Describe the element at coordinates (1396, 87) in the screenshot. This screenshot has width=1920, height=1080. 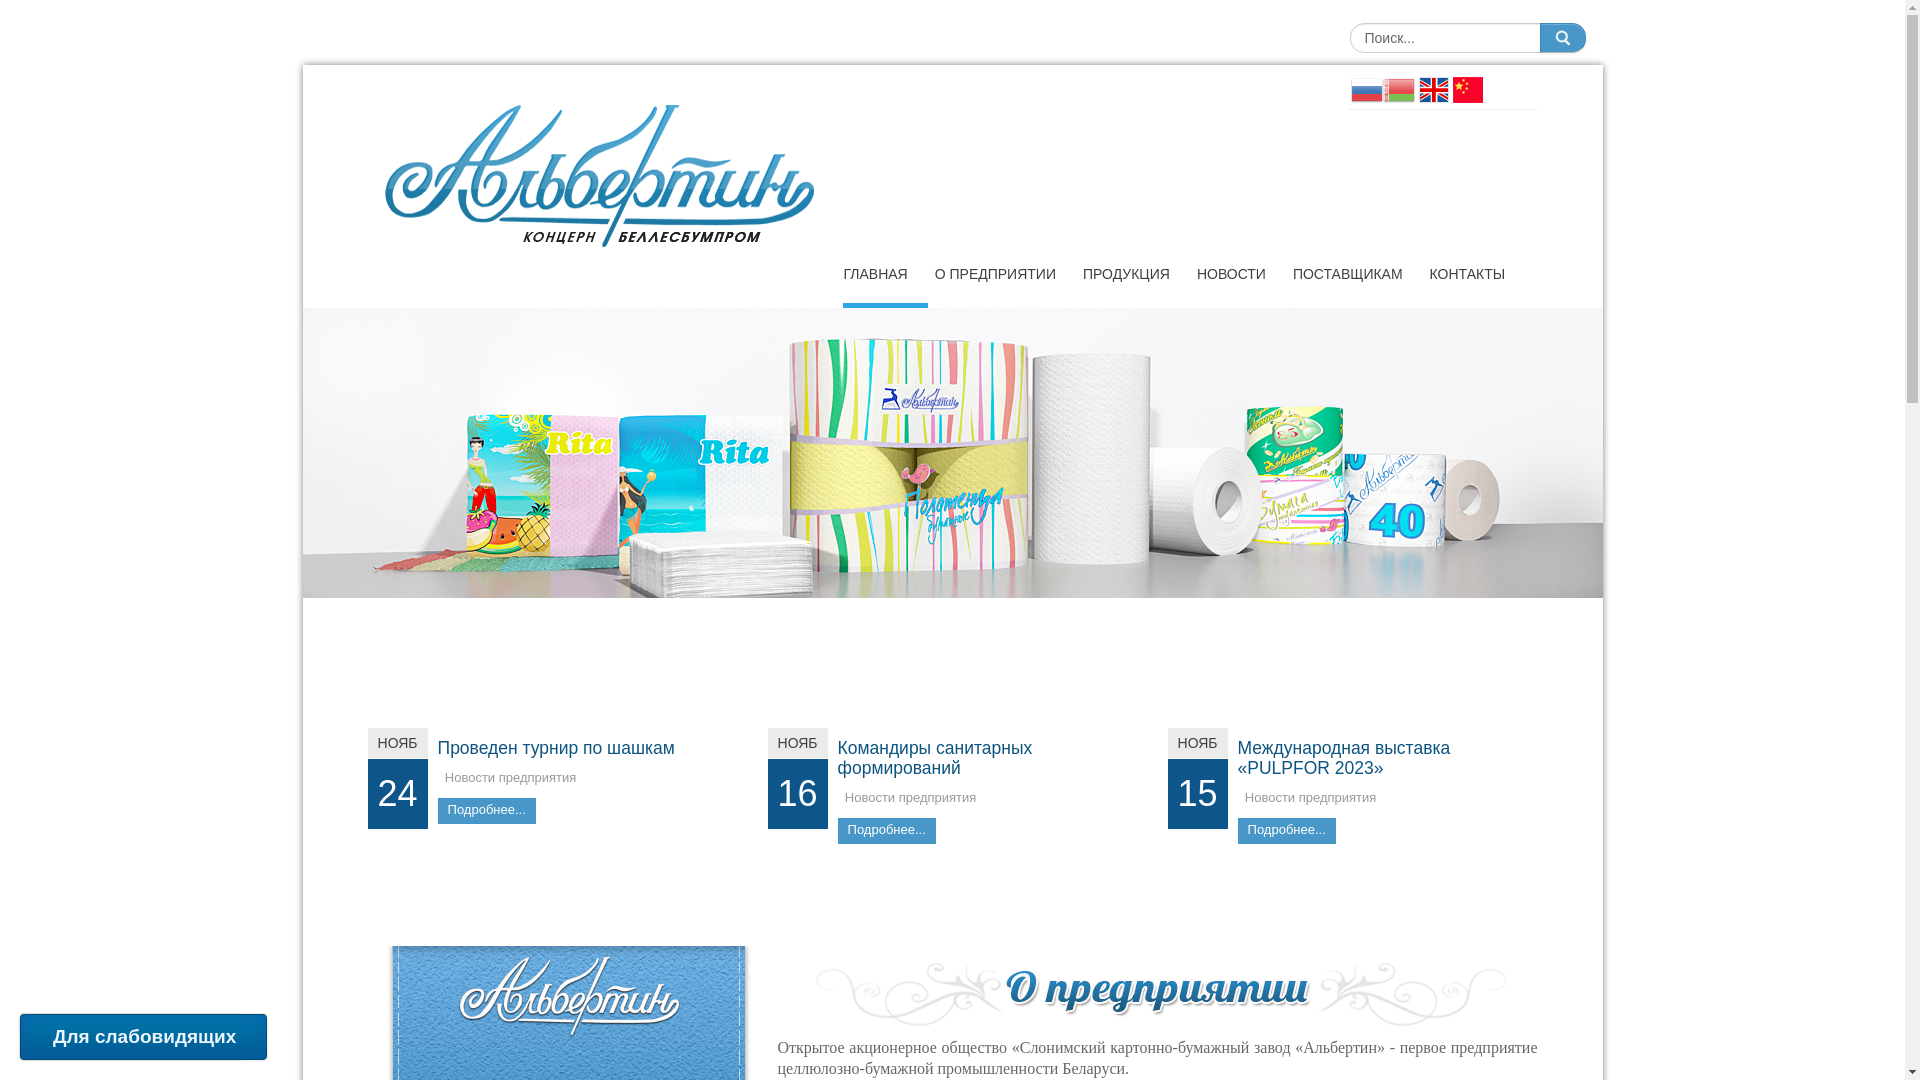
I see `'Belarusian'` at that location.